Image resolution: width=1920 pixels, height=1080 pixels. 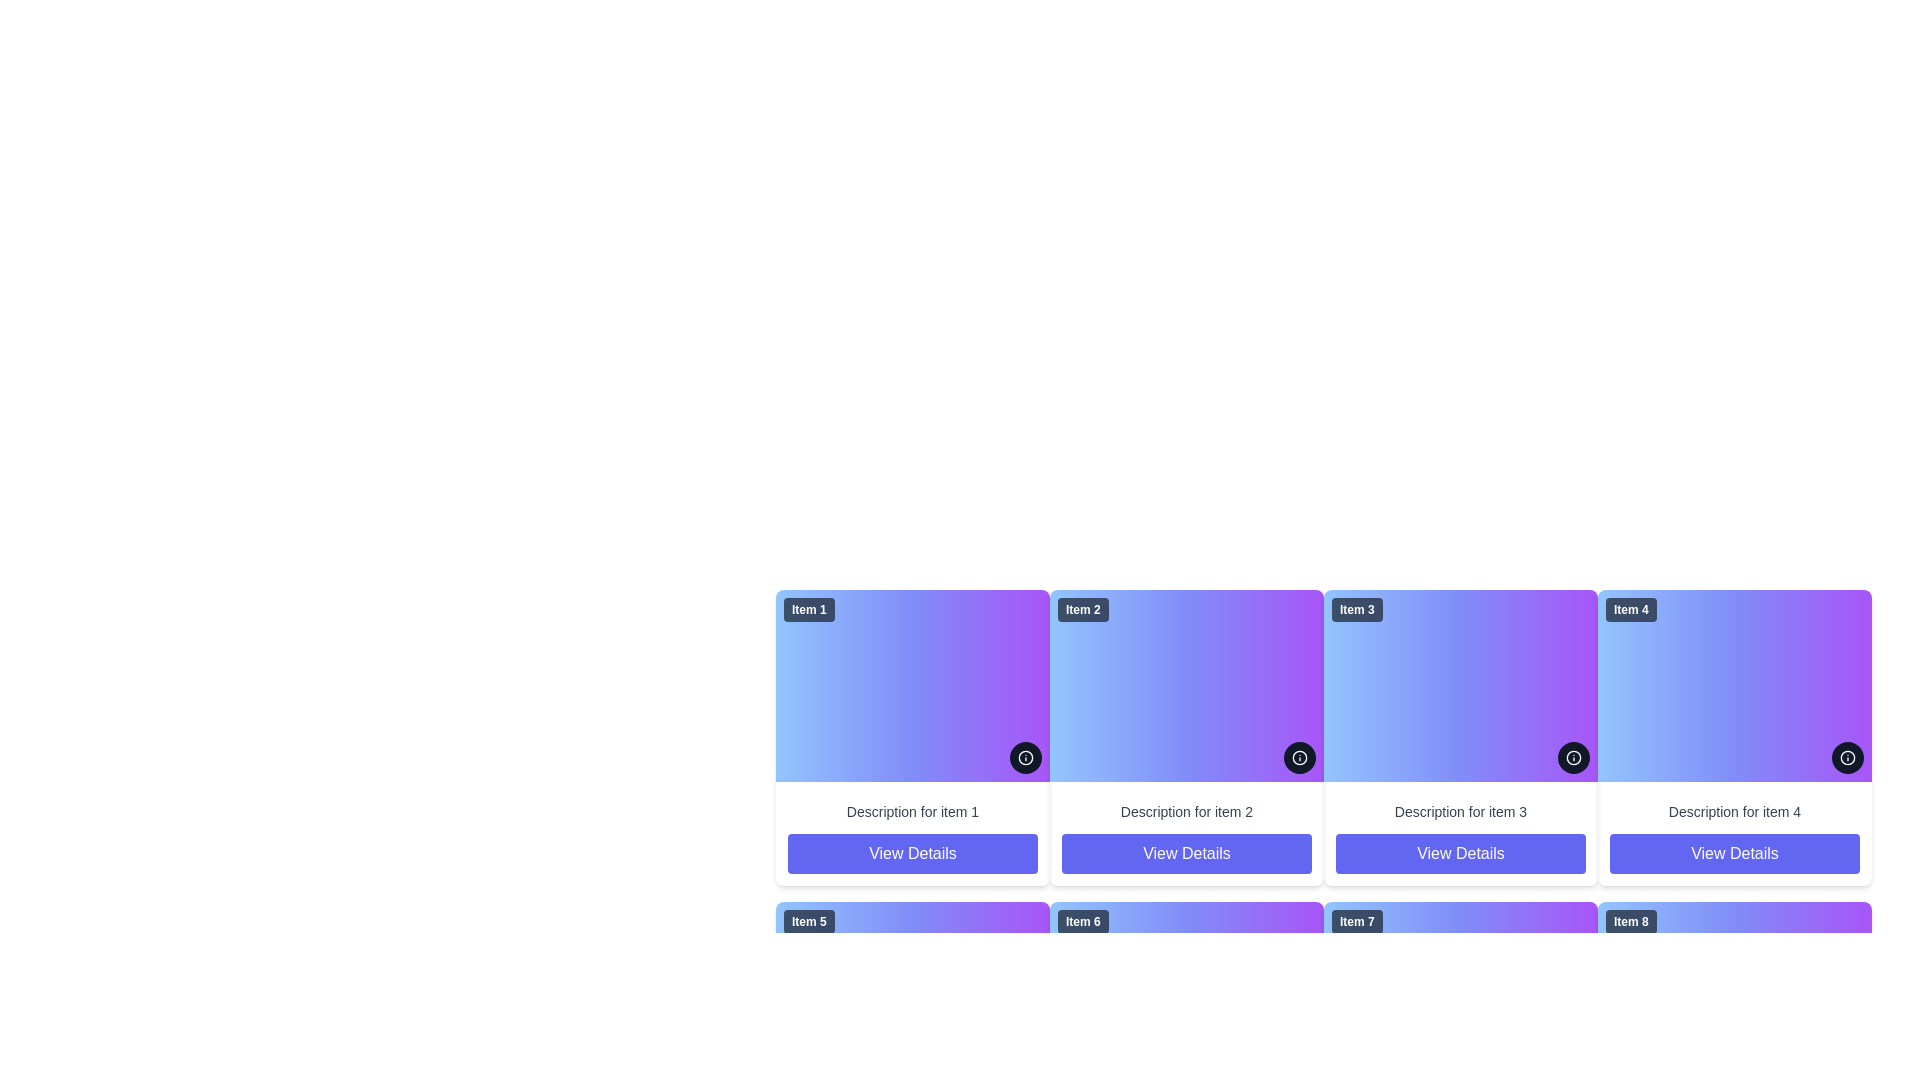 I want to click on the text label displaying 'Description for item 3' located in the card titled 'Item 3', which is positioned above the 'View Details' button, so click(x=1460, y=812).